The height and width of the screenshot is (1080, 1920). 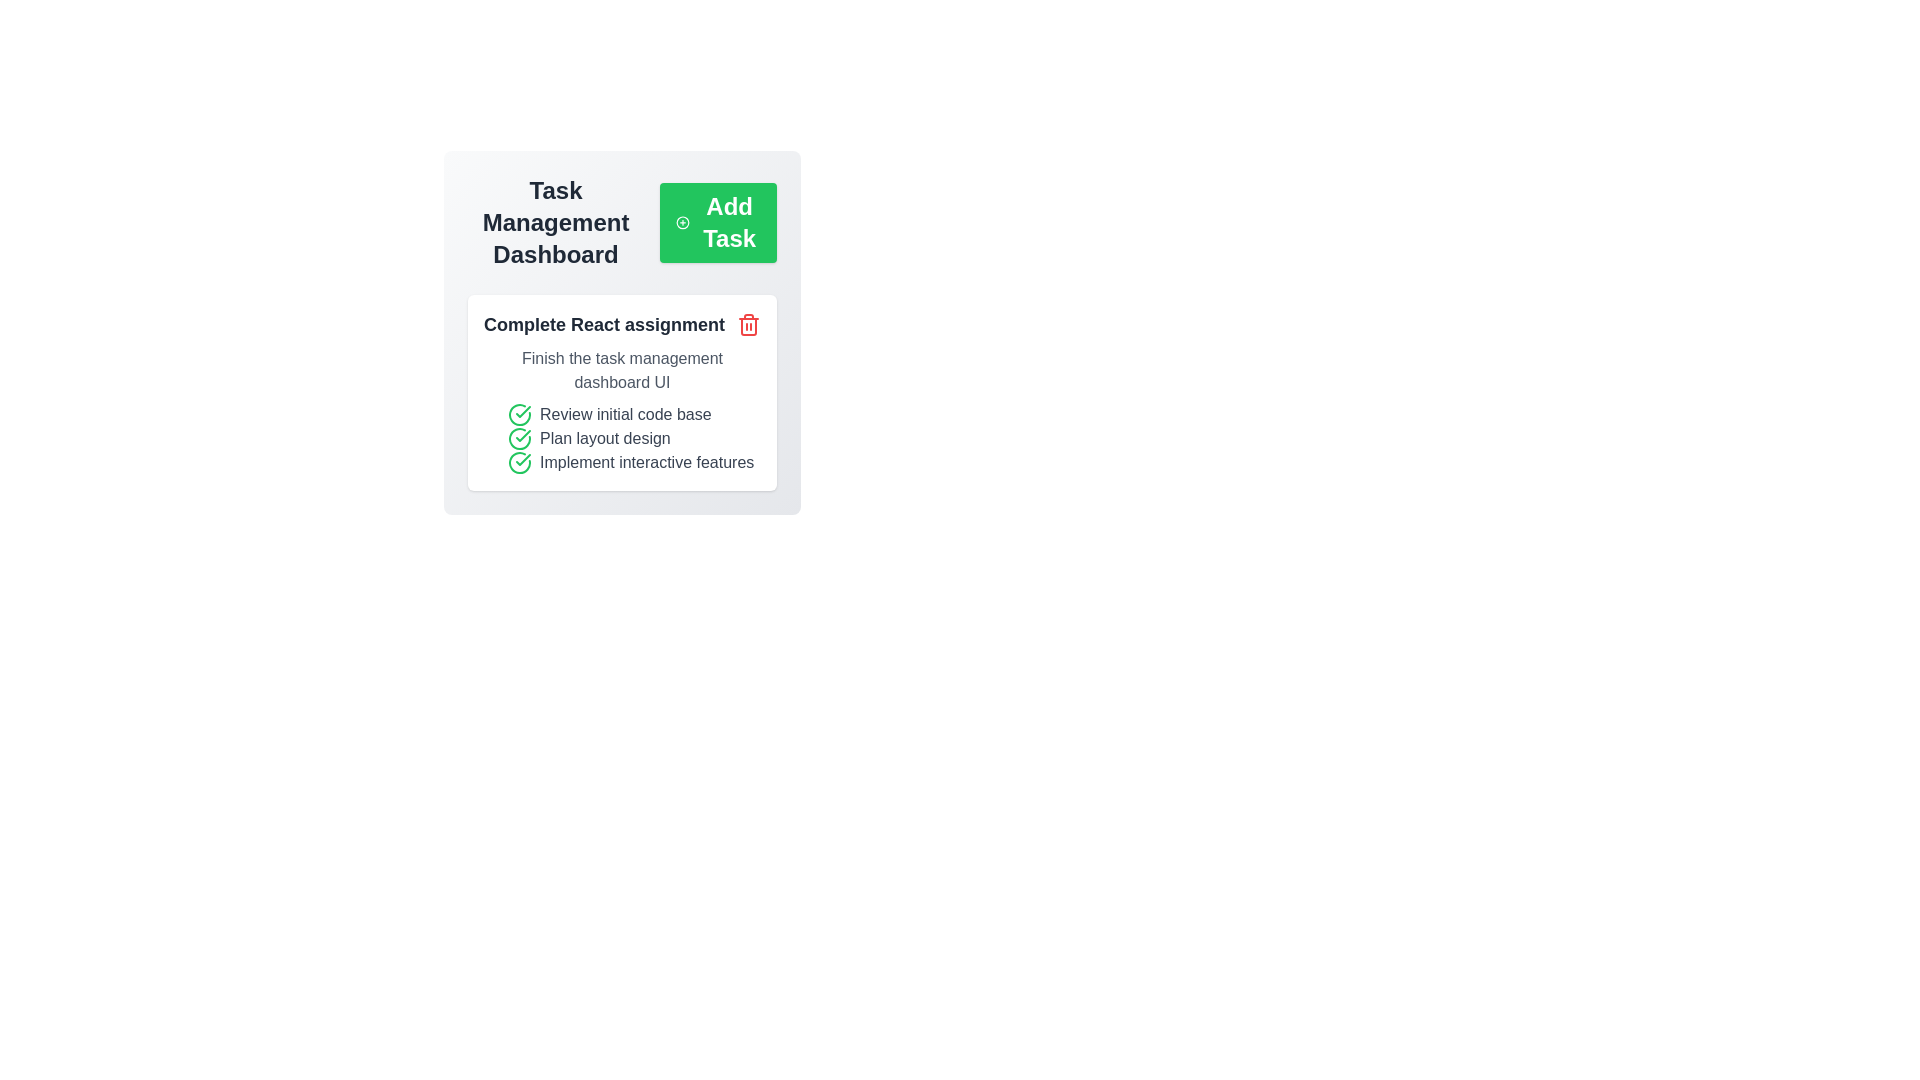 I want to click on the red trash icon button located immediately to the right of the 'Complete React assignment' text to initiate a delete action, so click(x=747, y=323).